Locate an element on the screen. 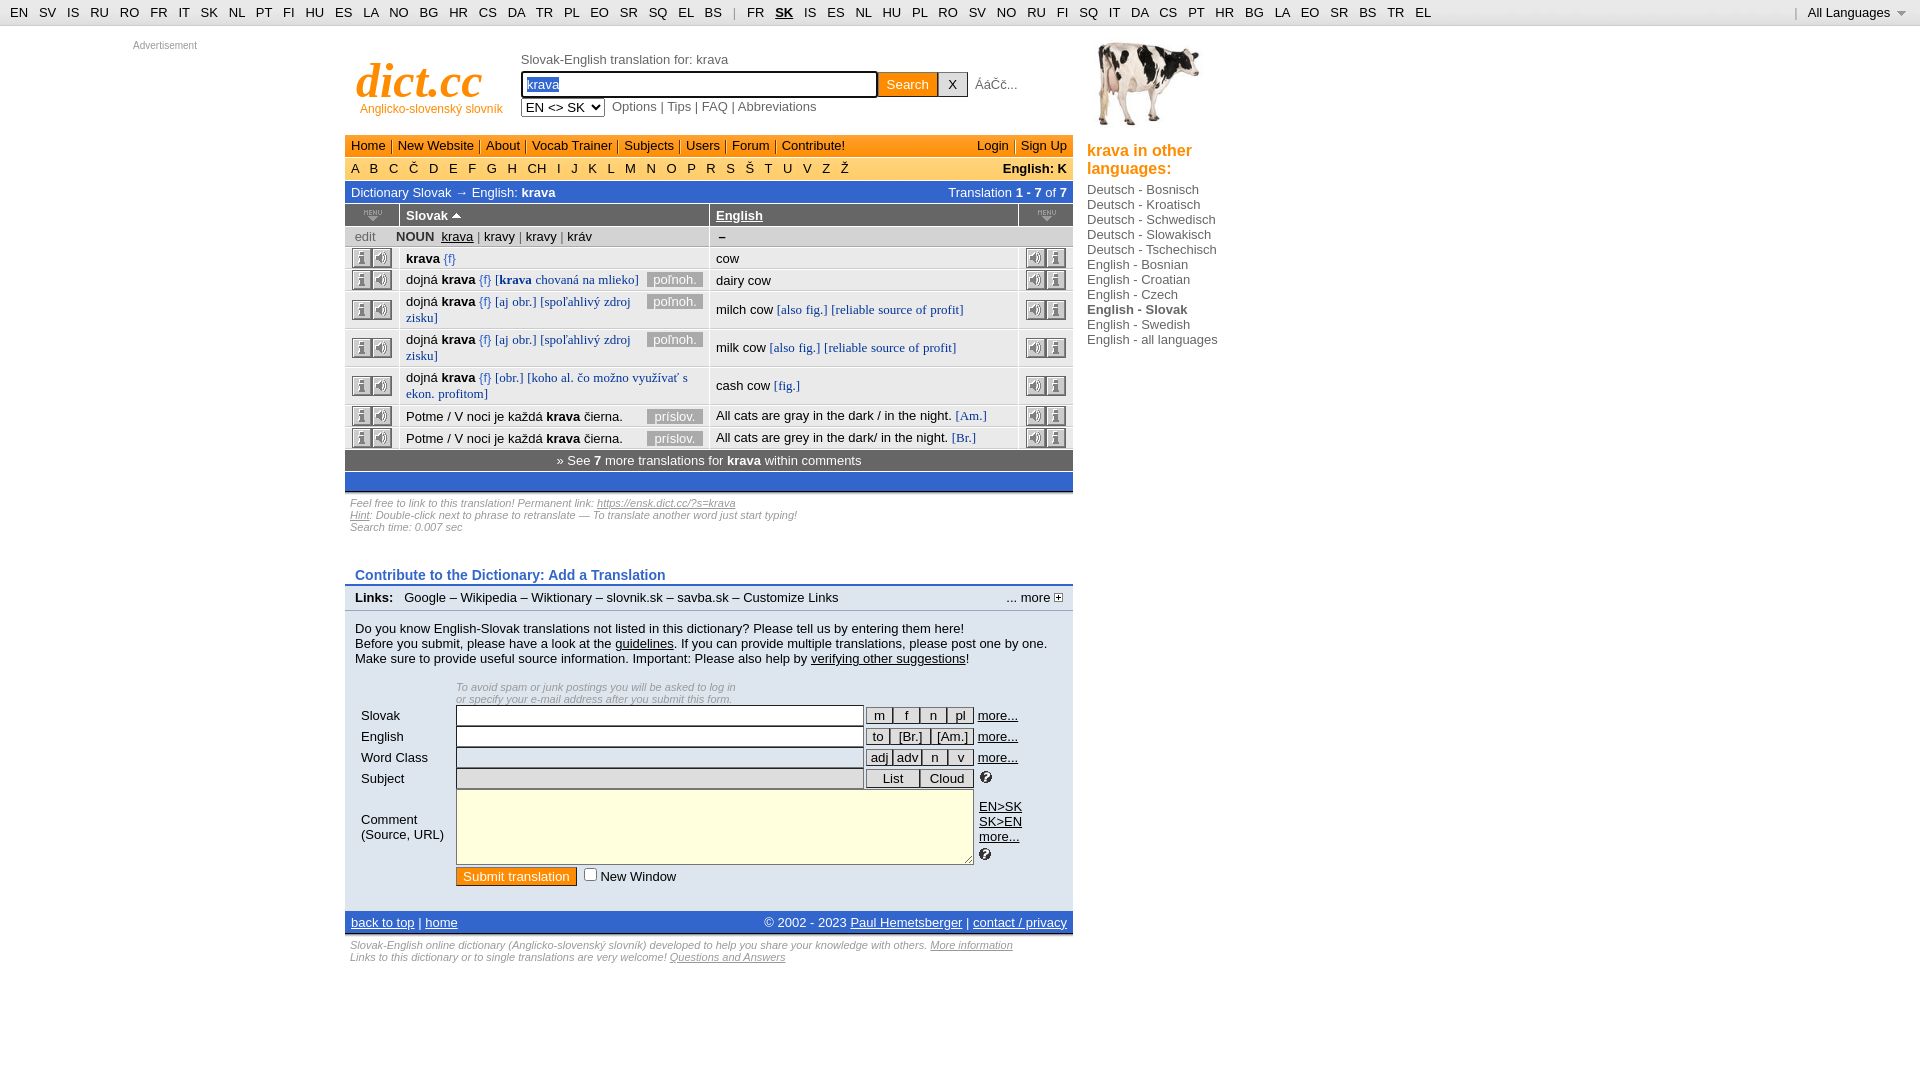  'IS' is located at coordinates (72, 12).